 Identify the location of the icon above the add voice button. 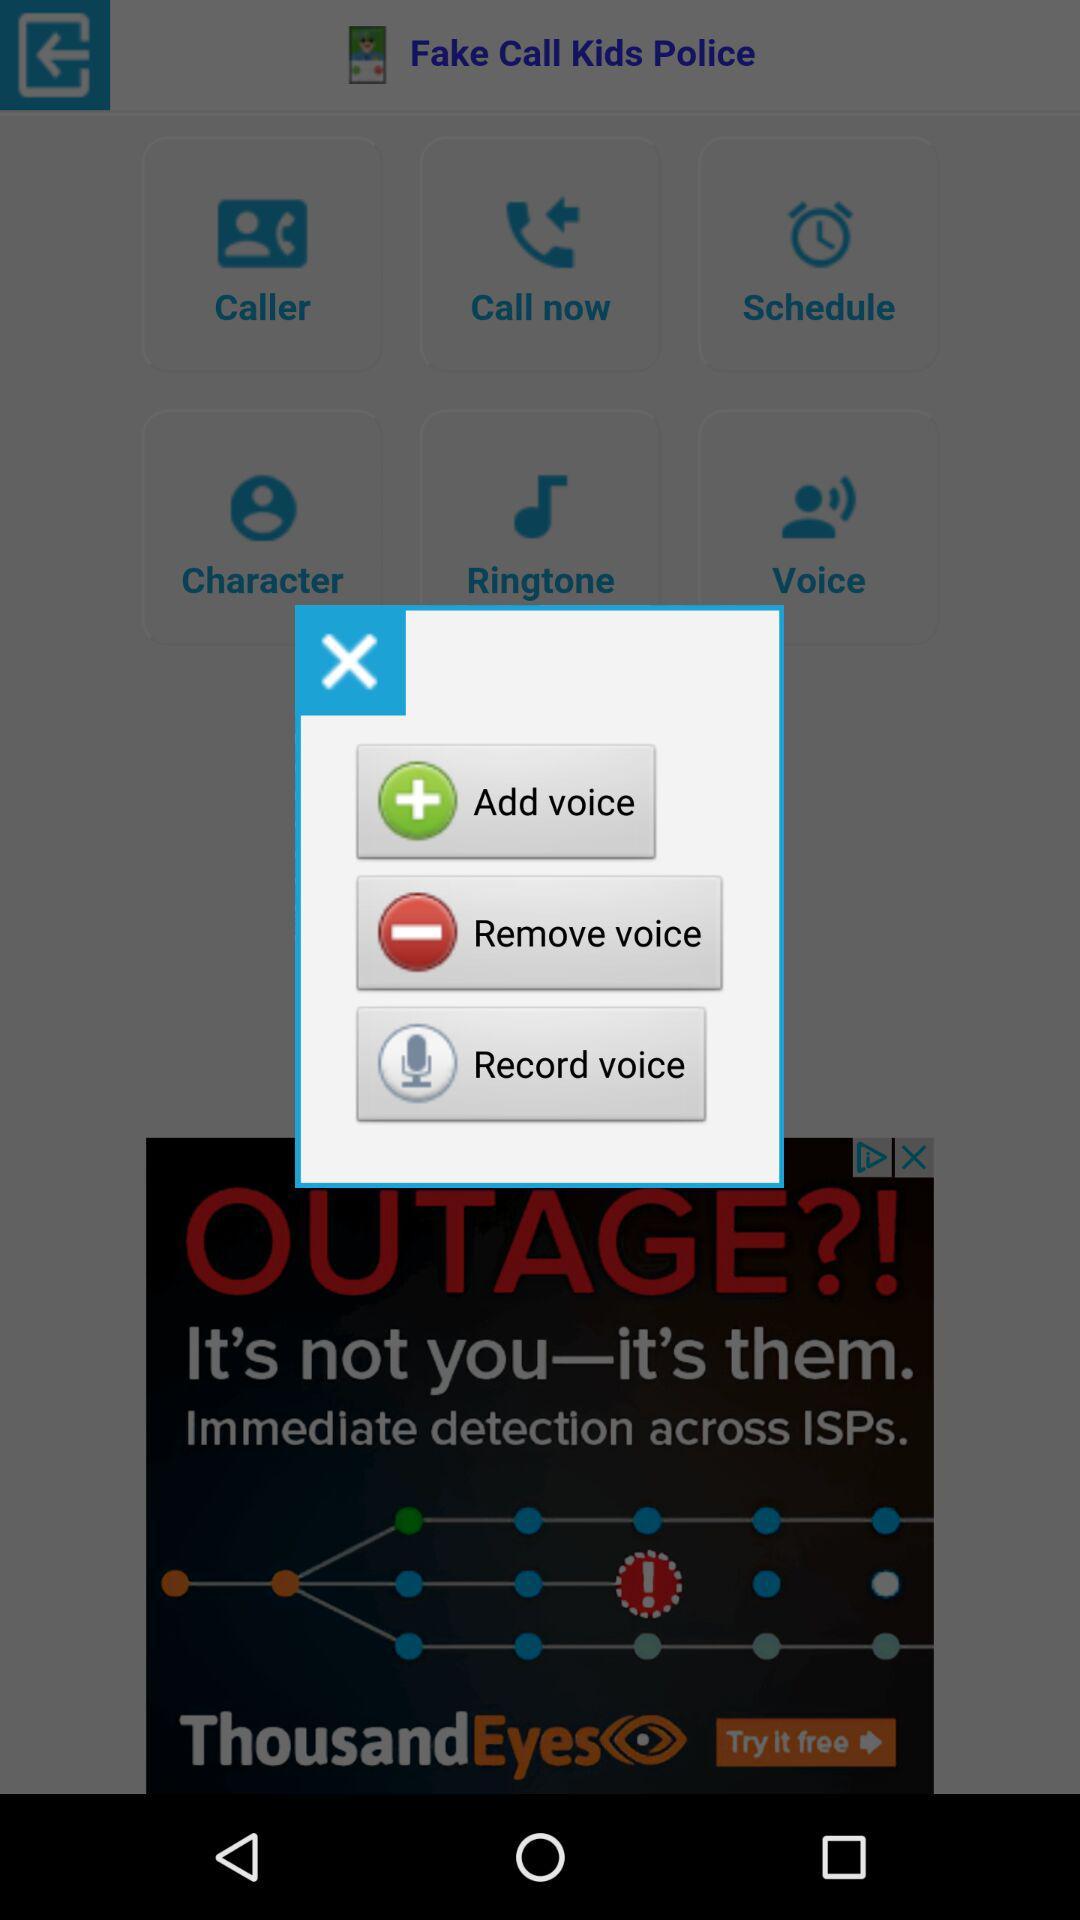
(349, 660).